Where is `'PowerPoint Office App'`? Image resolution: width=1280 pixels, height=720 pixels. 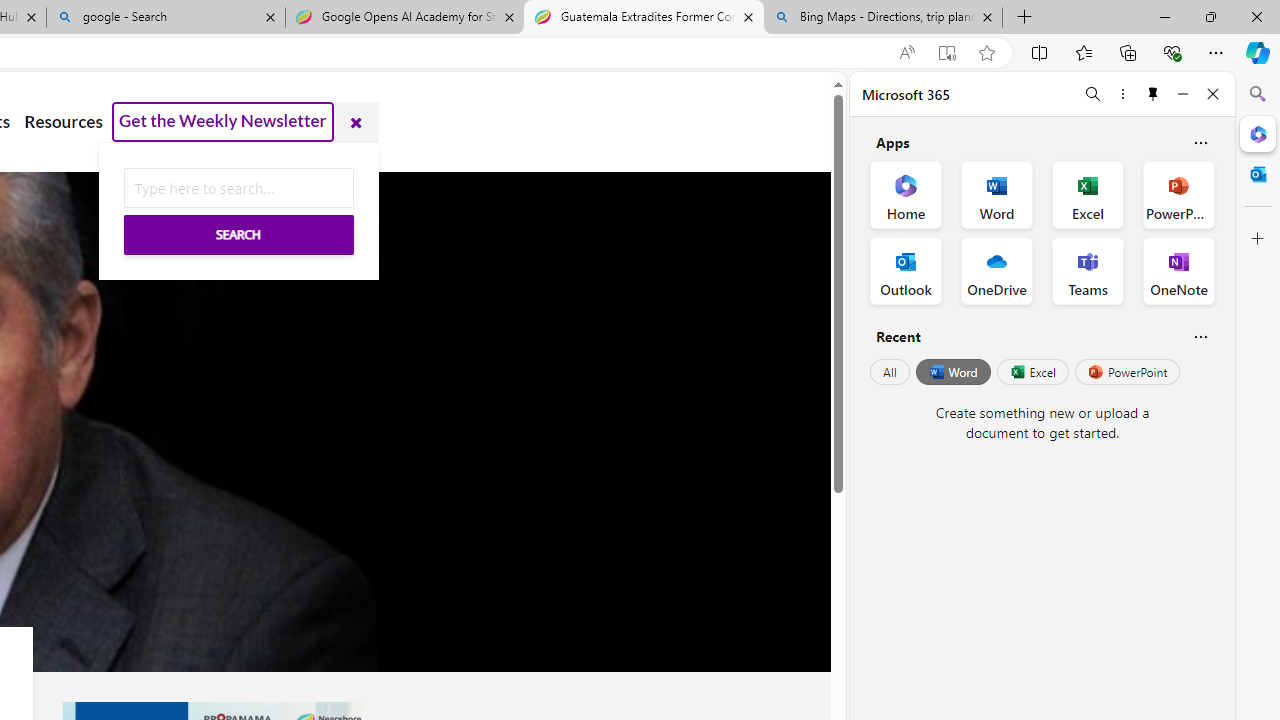 'PowerPoint Office App' is located at coordinates (1178, 195).